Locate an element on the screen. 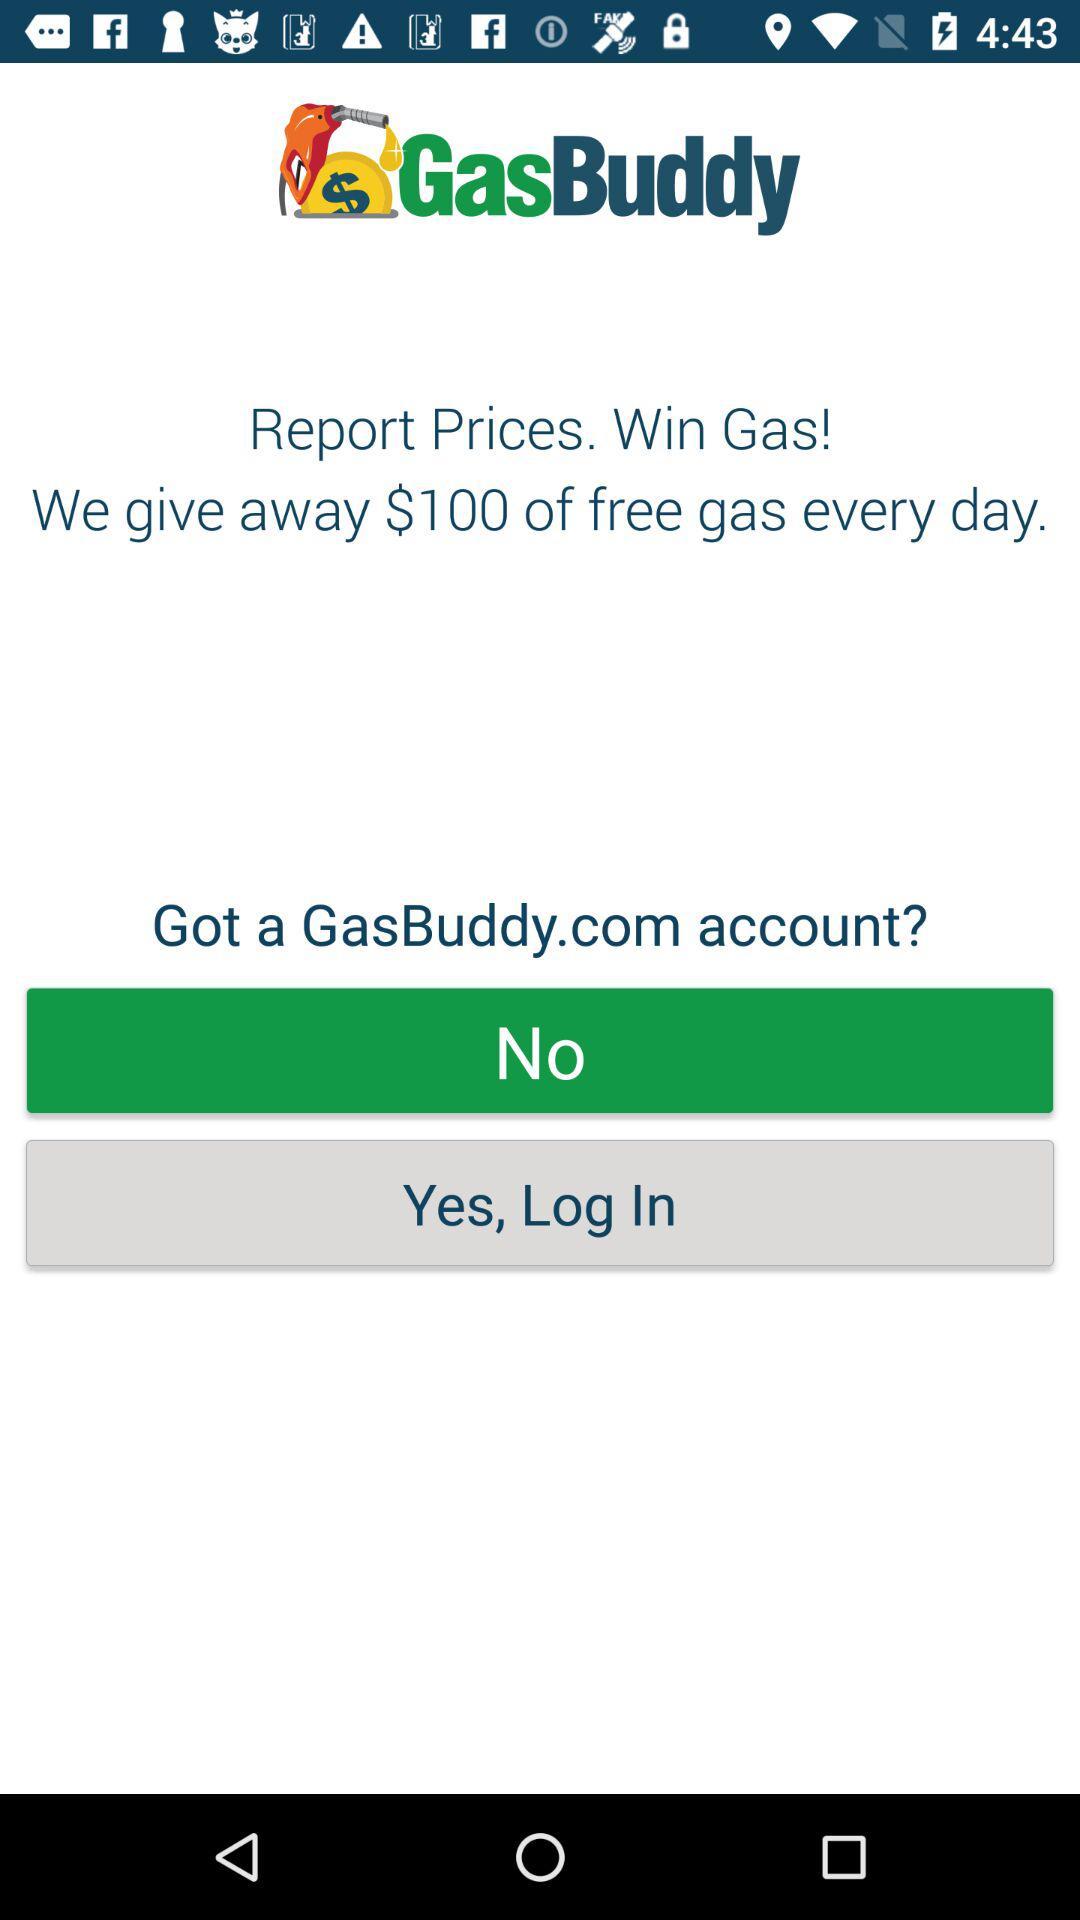 The height and width of the screenshot is (1920, 1080). yes, log in item is located at coordinates (540, 1202).